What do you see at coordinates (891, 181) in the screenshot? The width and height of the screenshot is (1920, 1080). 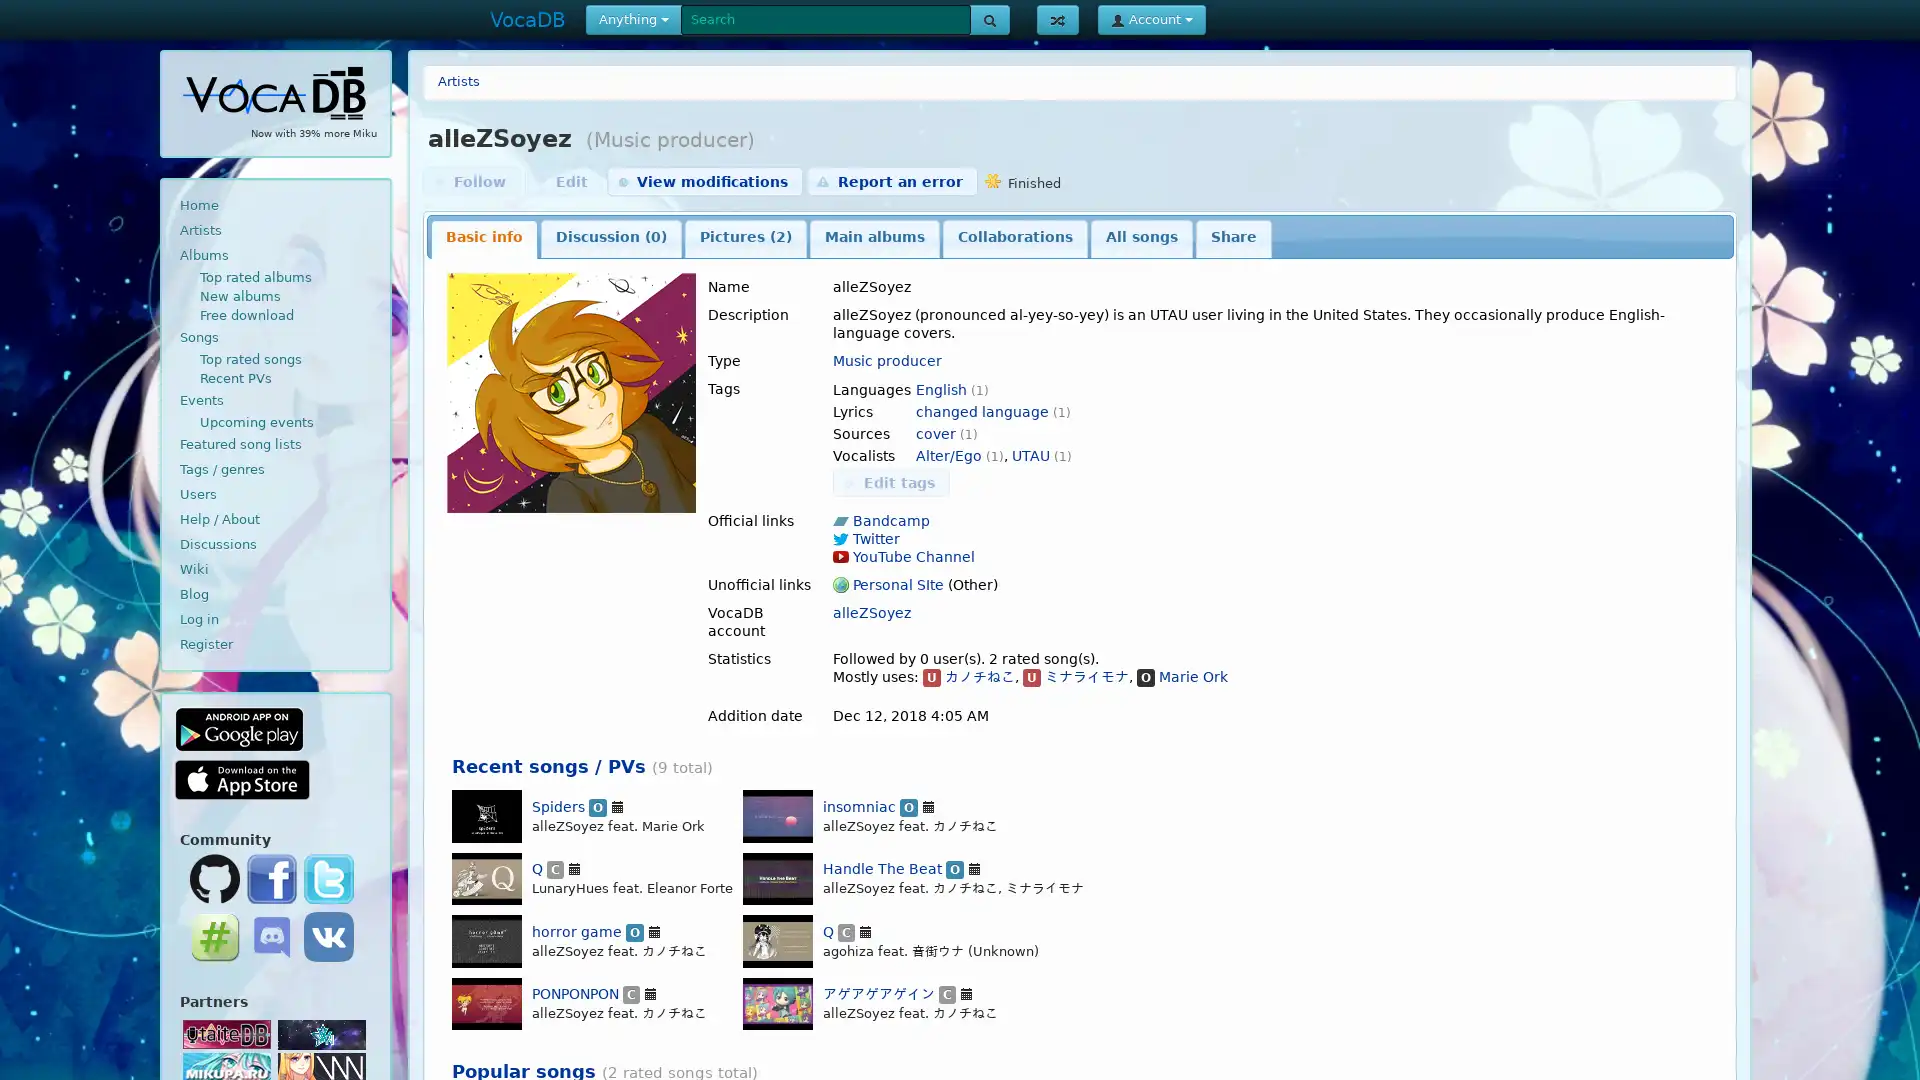 I see `Report an error` at bounding box center [891, 181].